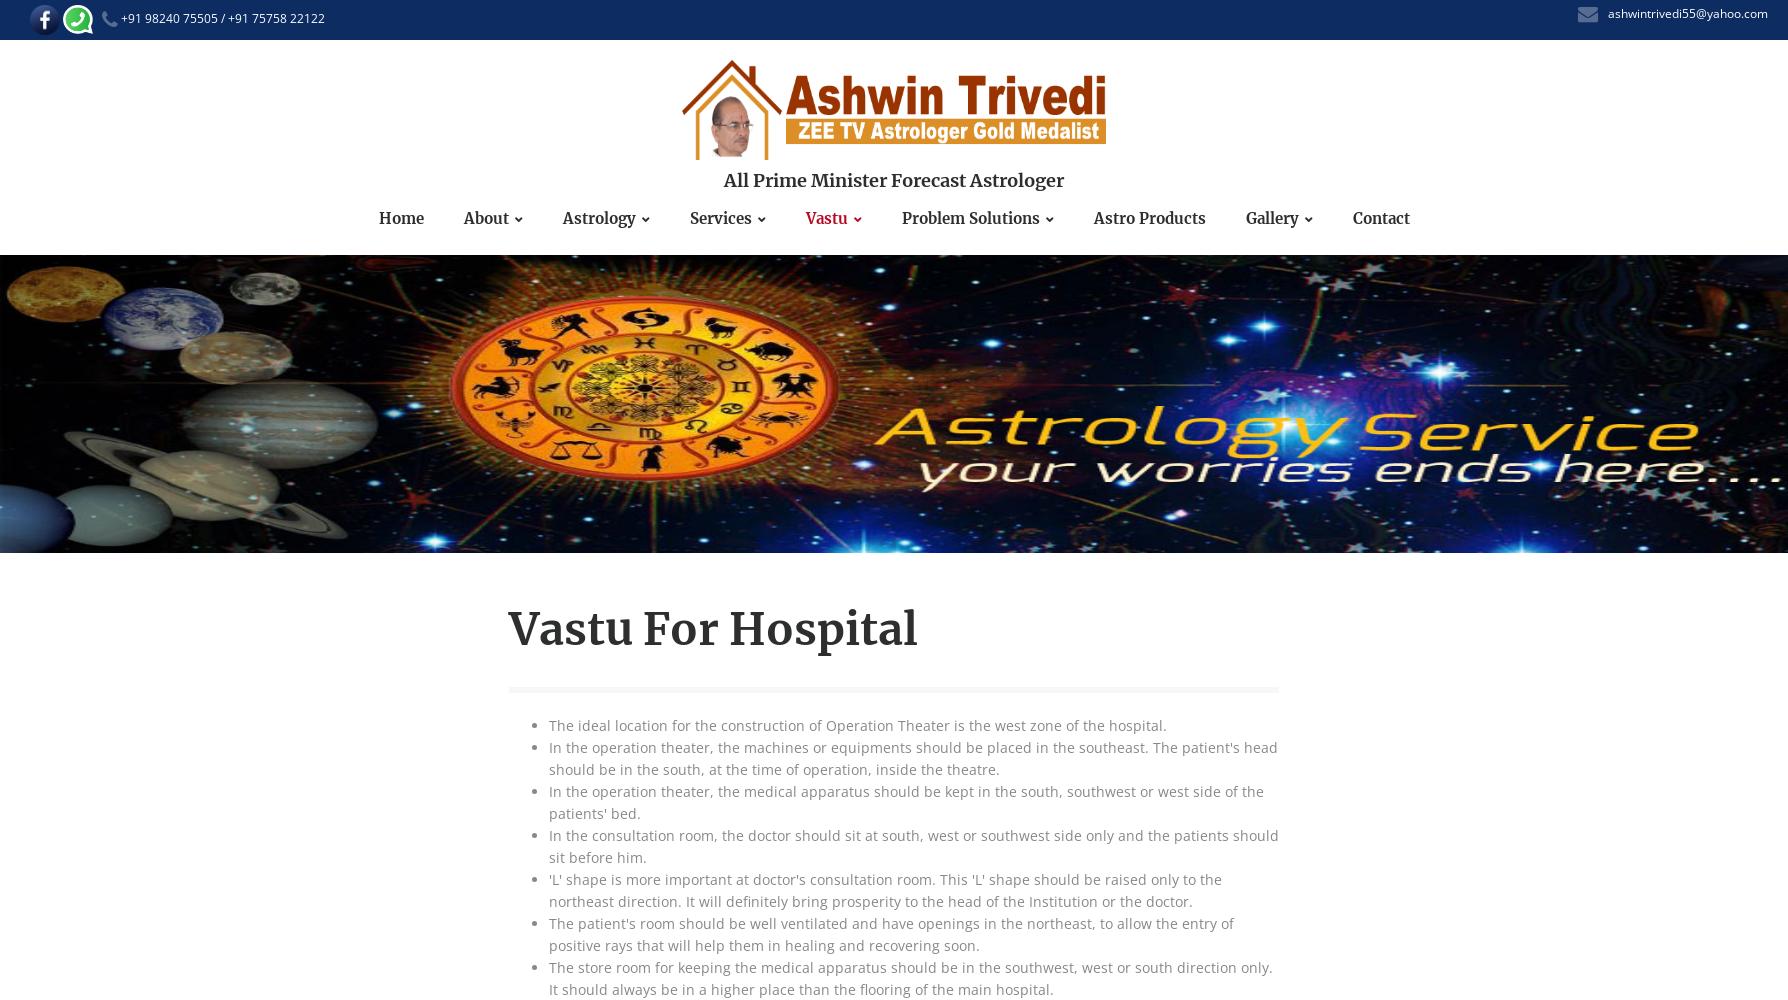 This screenshot has width=1788, height=1000. What do you see at coordinates (399, 216) in the screenshot?
I see `'Home'` at bounding box center [399, 216].